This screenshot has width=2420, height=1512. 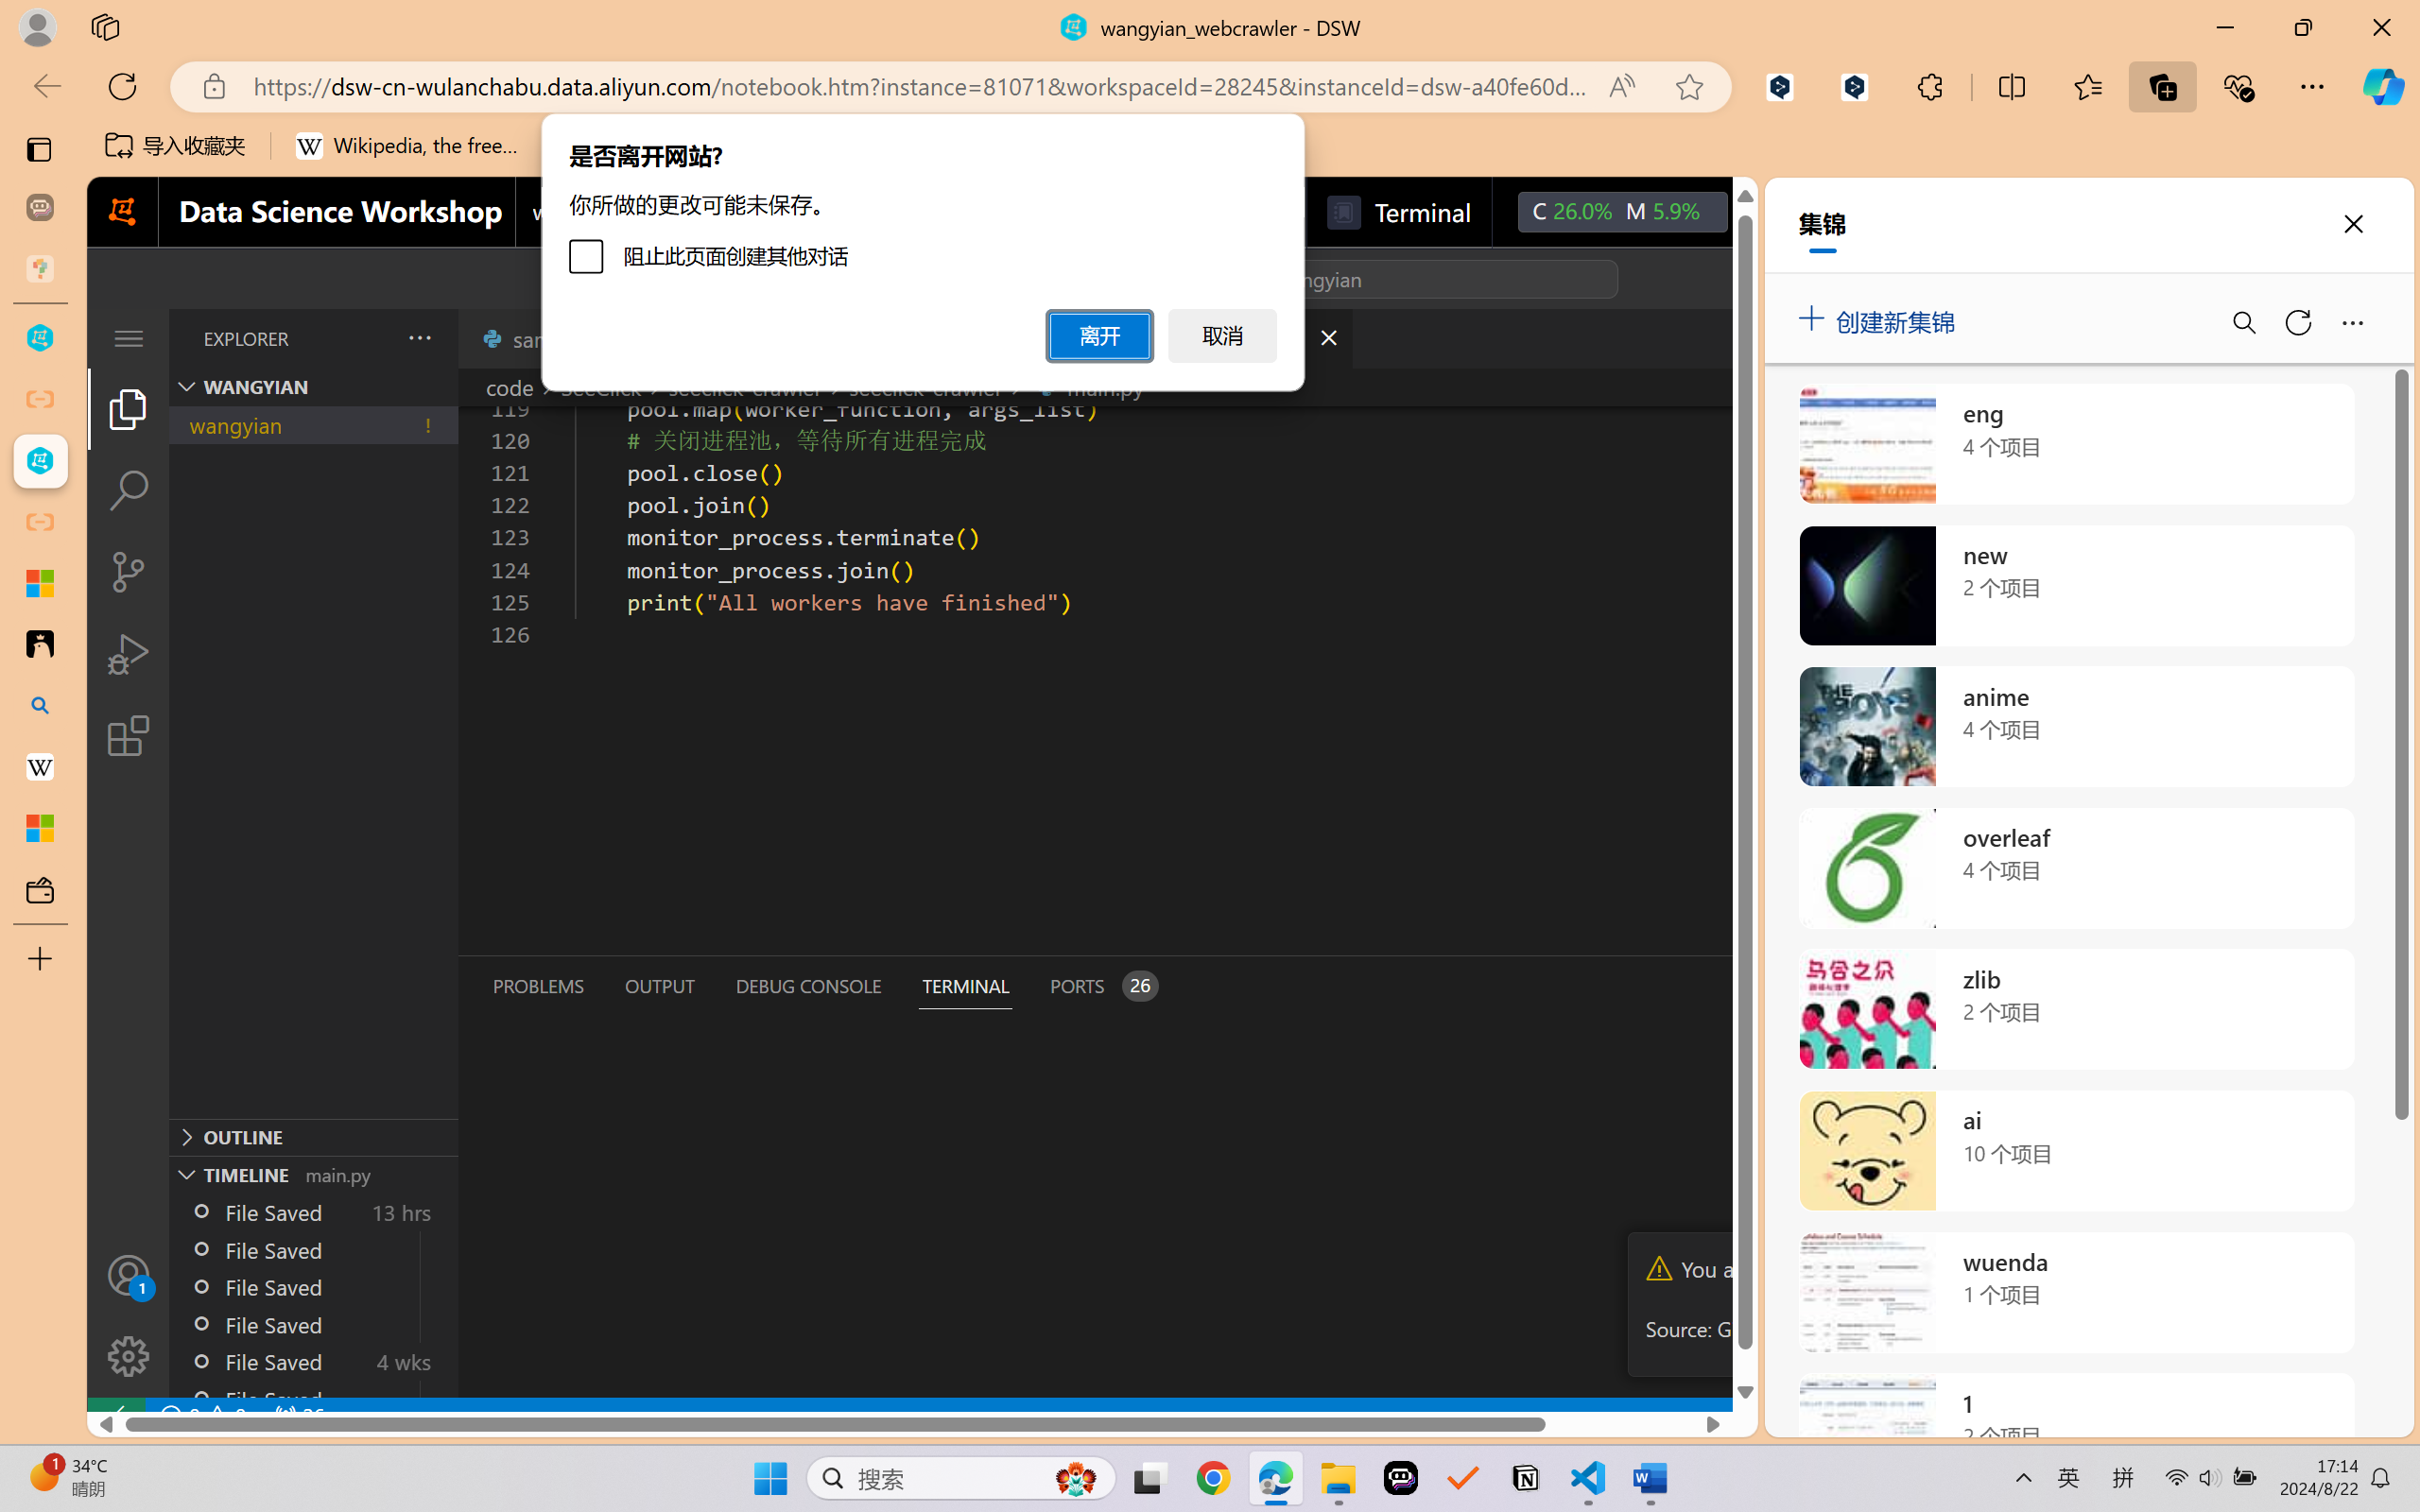 I want to click on 'C26.0% M5.9%', so click(x=1621, y=211).